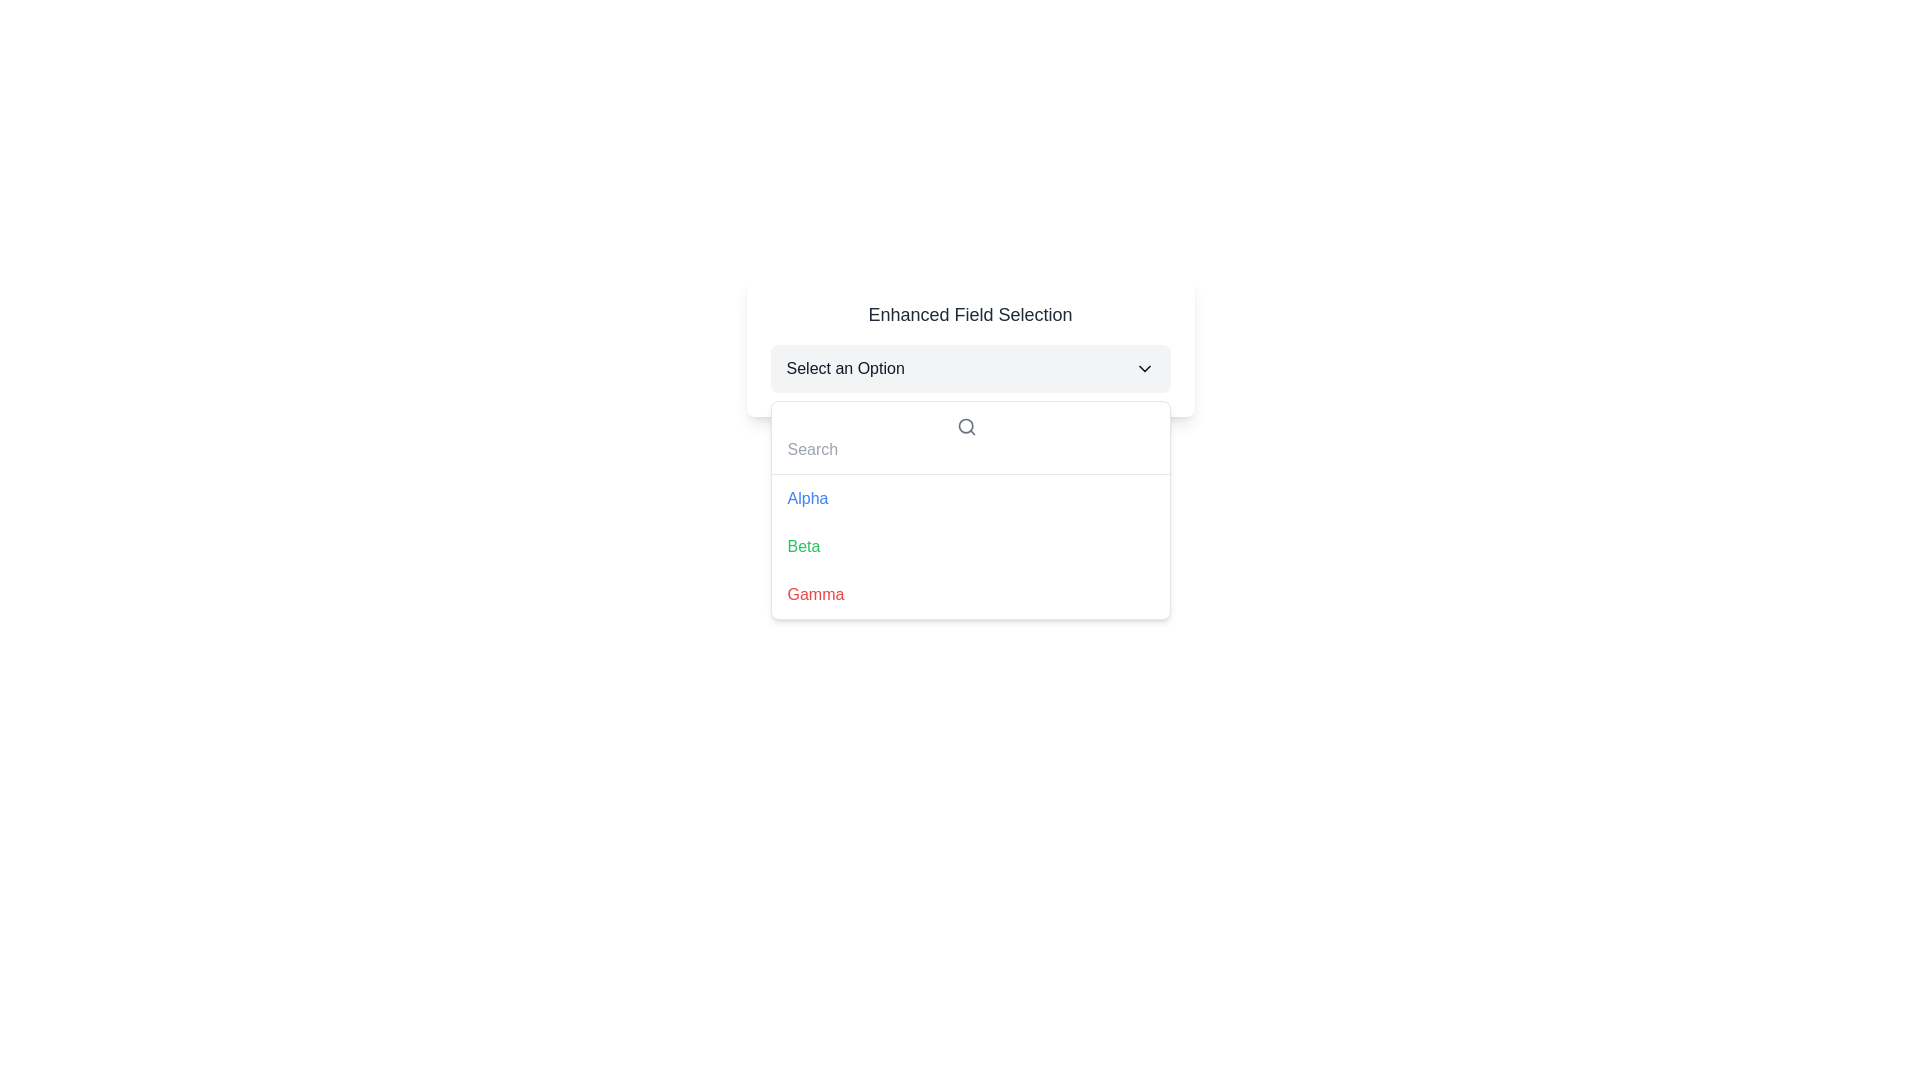 Image resolution: width=1920 pixels, height=1080 pixels. Describe the element at coordinates (970, 497) in the screenshot. I see `the first item in the dropdown menu to choose the option` at that location.